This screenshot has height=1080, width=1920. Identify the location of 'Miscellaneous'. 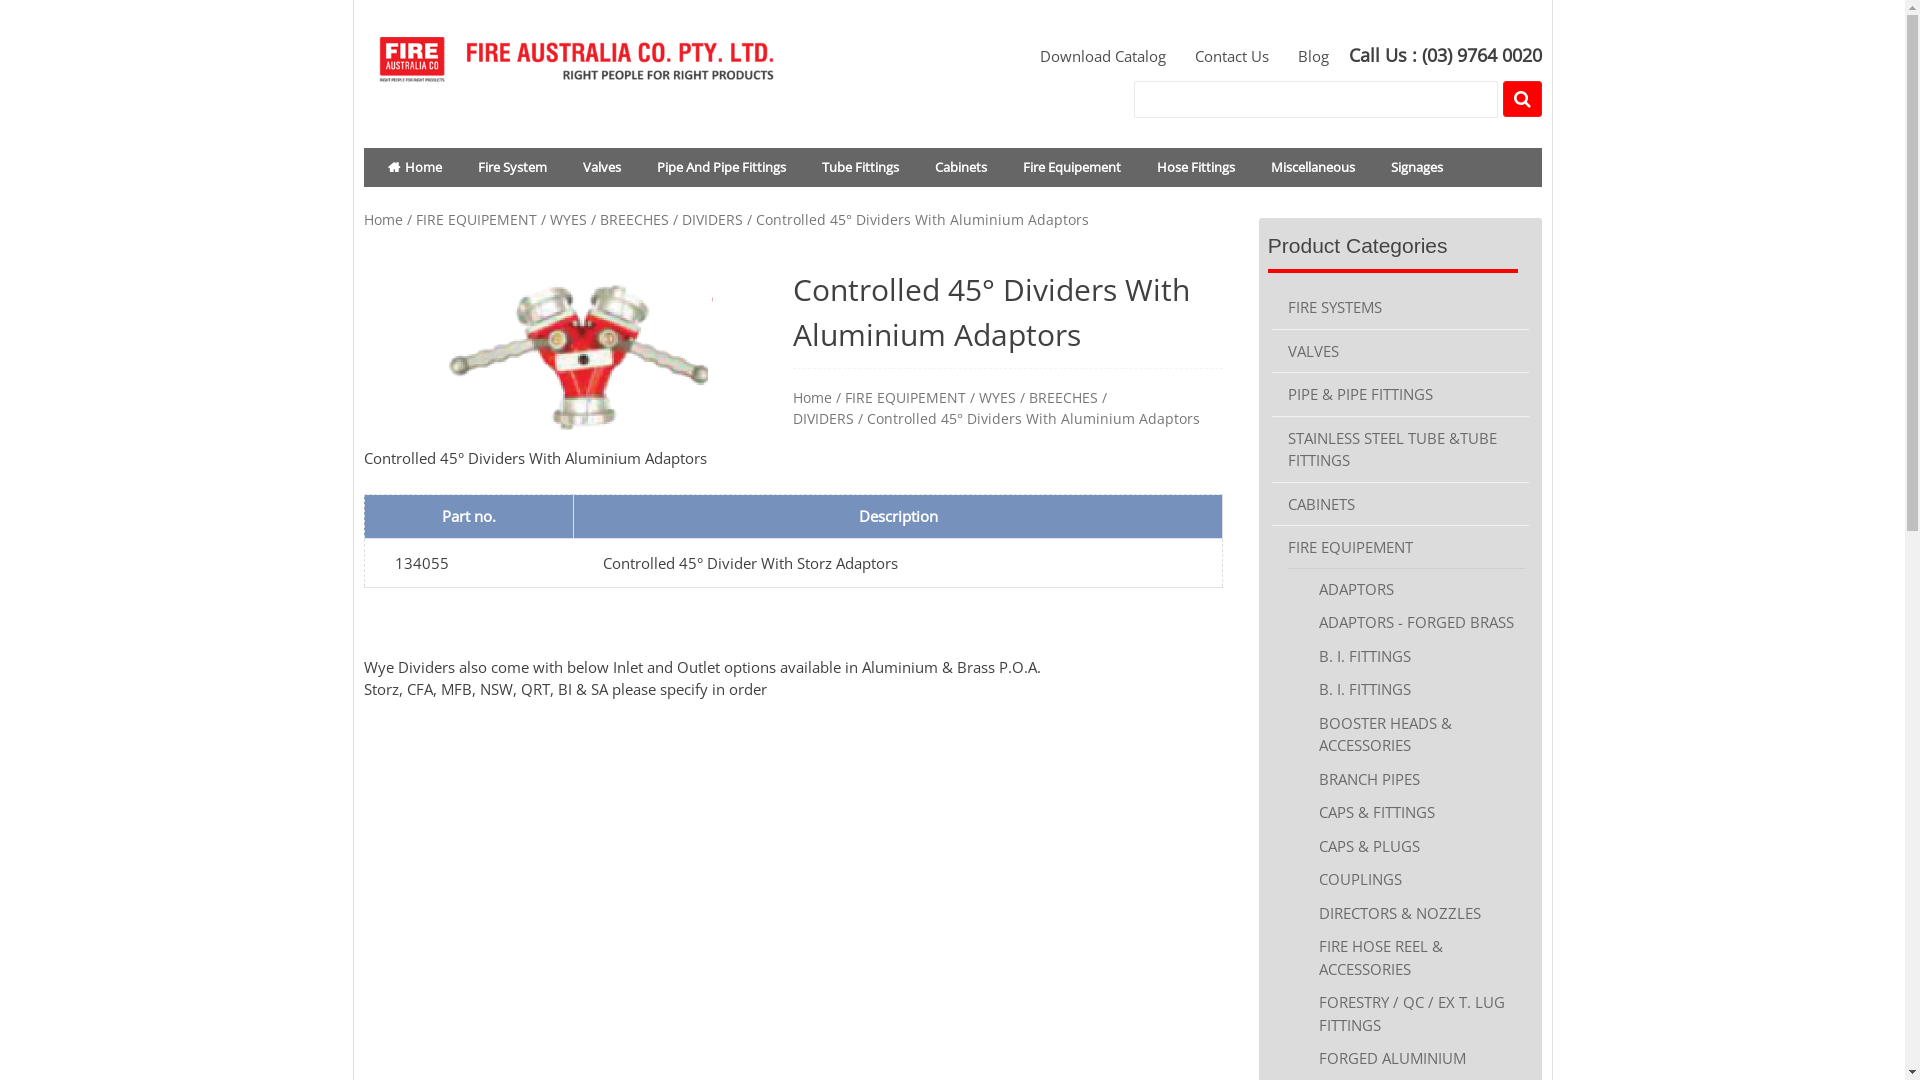
(1311, 166).